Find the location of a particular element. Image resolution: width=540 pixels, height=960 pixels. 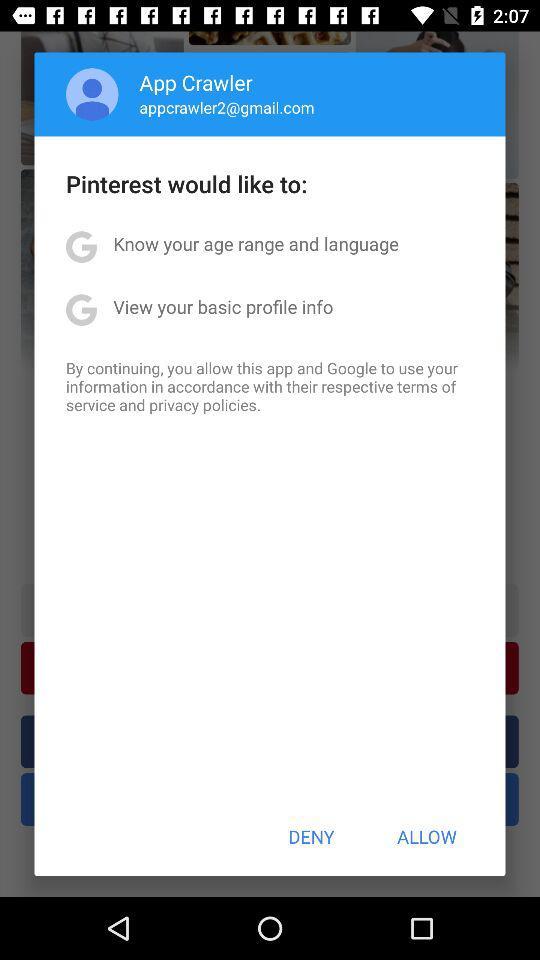

the app below the know your age item is located at coordinates (222, 306).